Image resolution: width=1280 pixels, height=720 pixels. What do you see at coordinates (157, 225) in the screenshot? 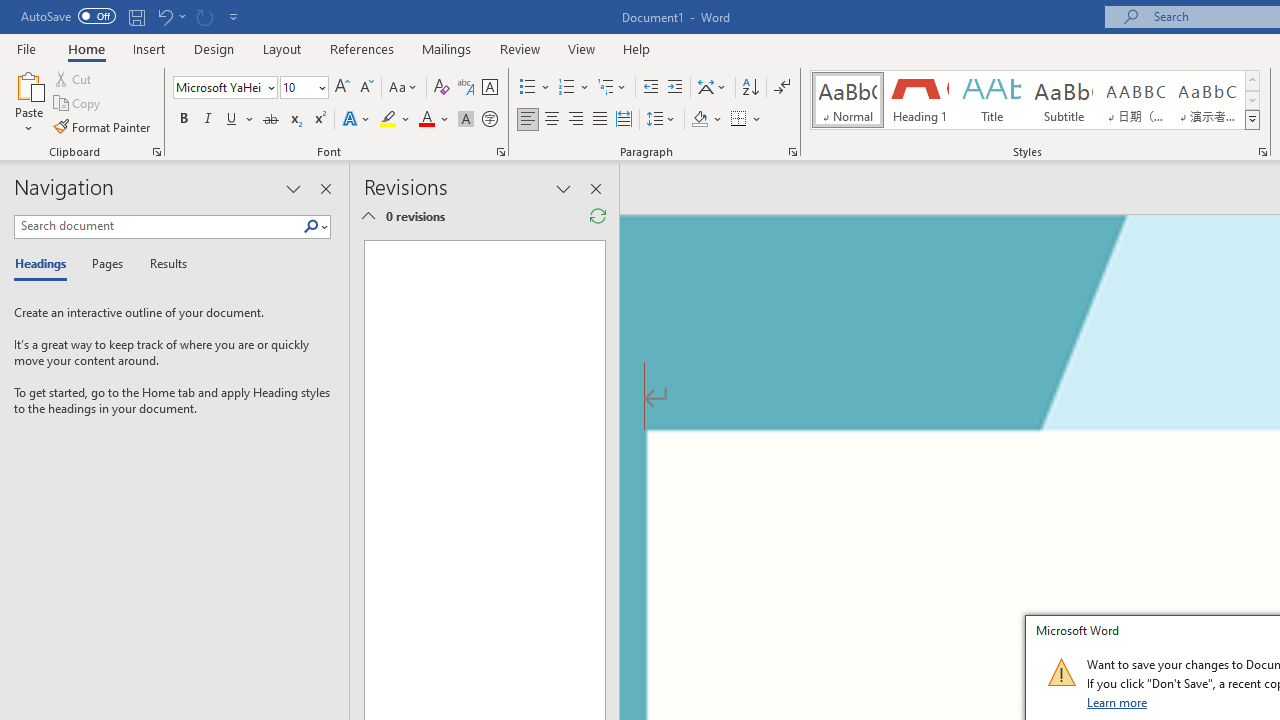
I see `'Search document'` at bounding box center [157, 225].